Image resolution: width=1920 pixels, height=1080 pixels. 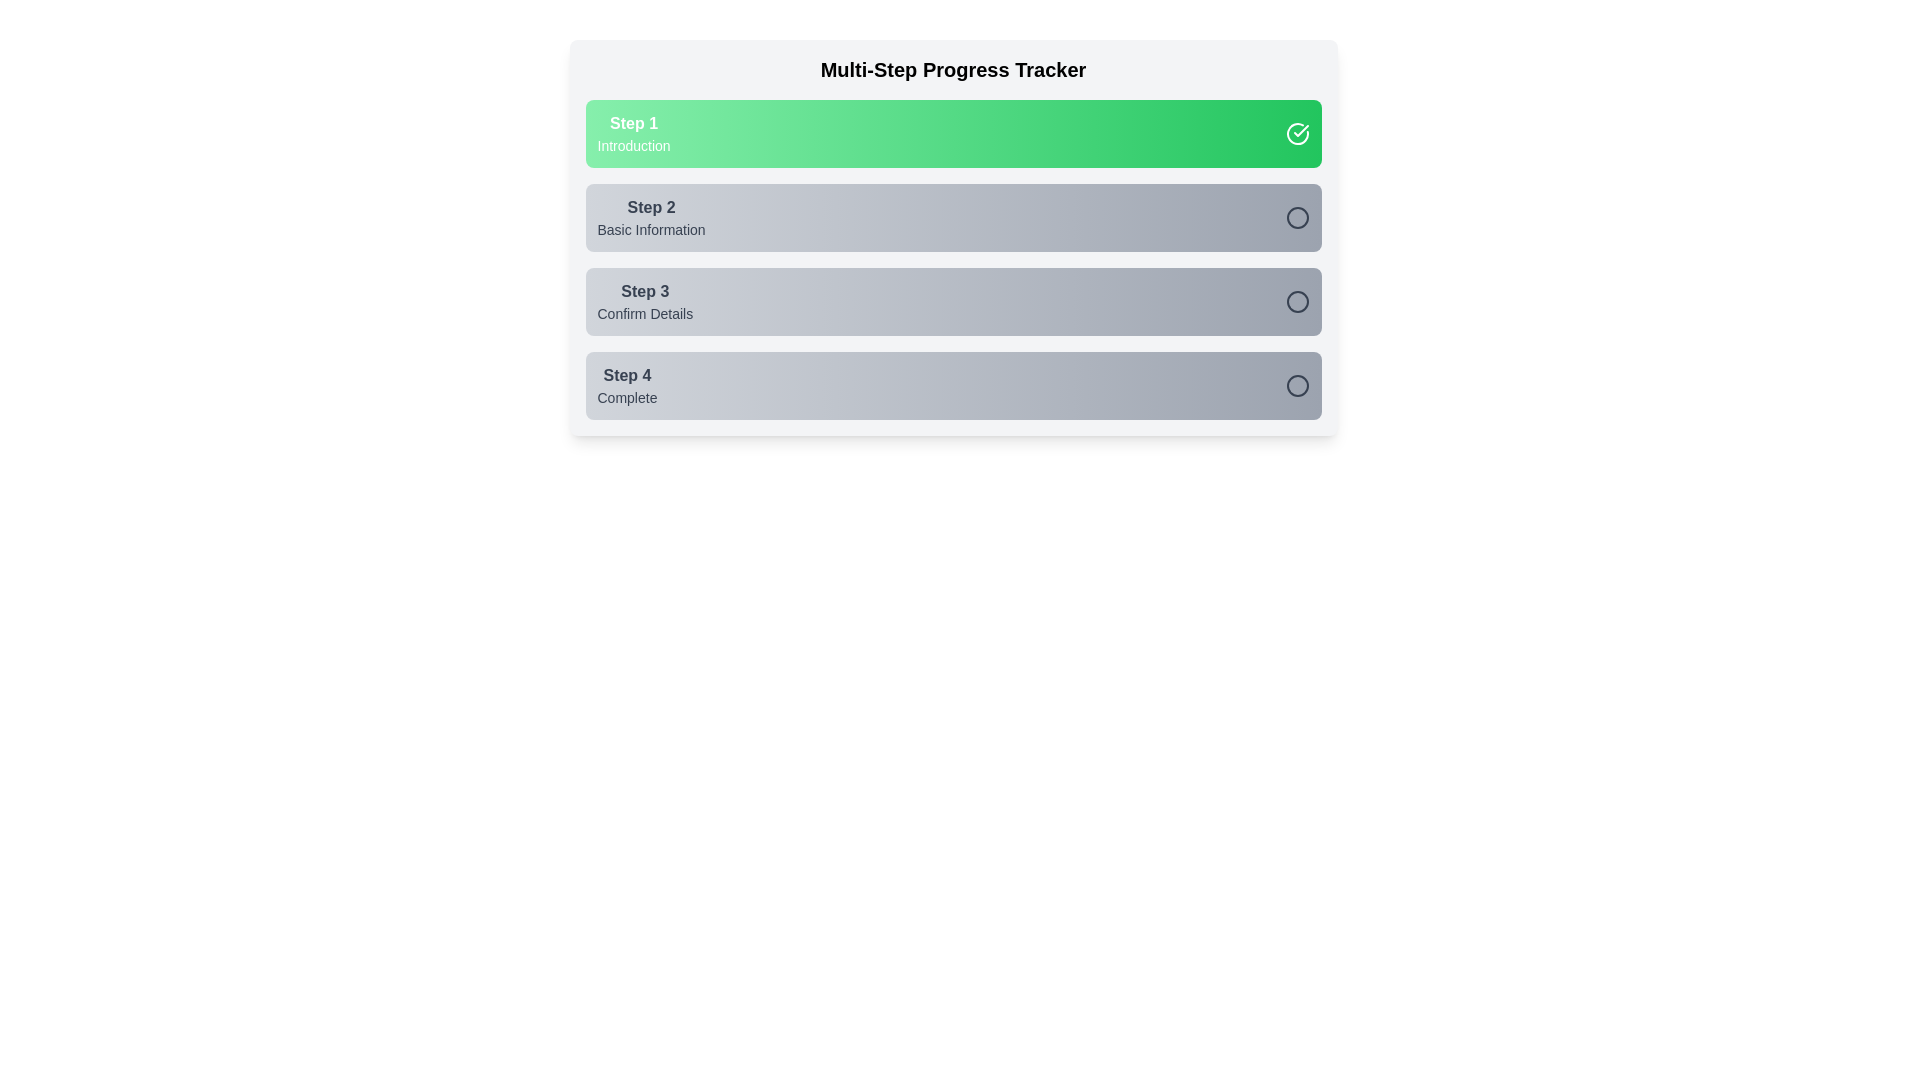 What do you see at coordinates (952, 68) in the screenshot?
I see `the text label reading 'Multi-Step Progress Tracker', which is styled with a large bold font, centered at the top of a multi-step progress interface` at bounding box center [952, 68].